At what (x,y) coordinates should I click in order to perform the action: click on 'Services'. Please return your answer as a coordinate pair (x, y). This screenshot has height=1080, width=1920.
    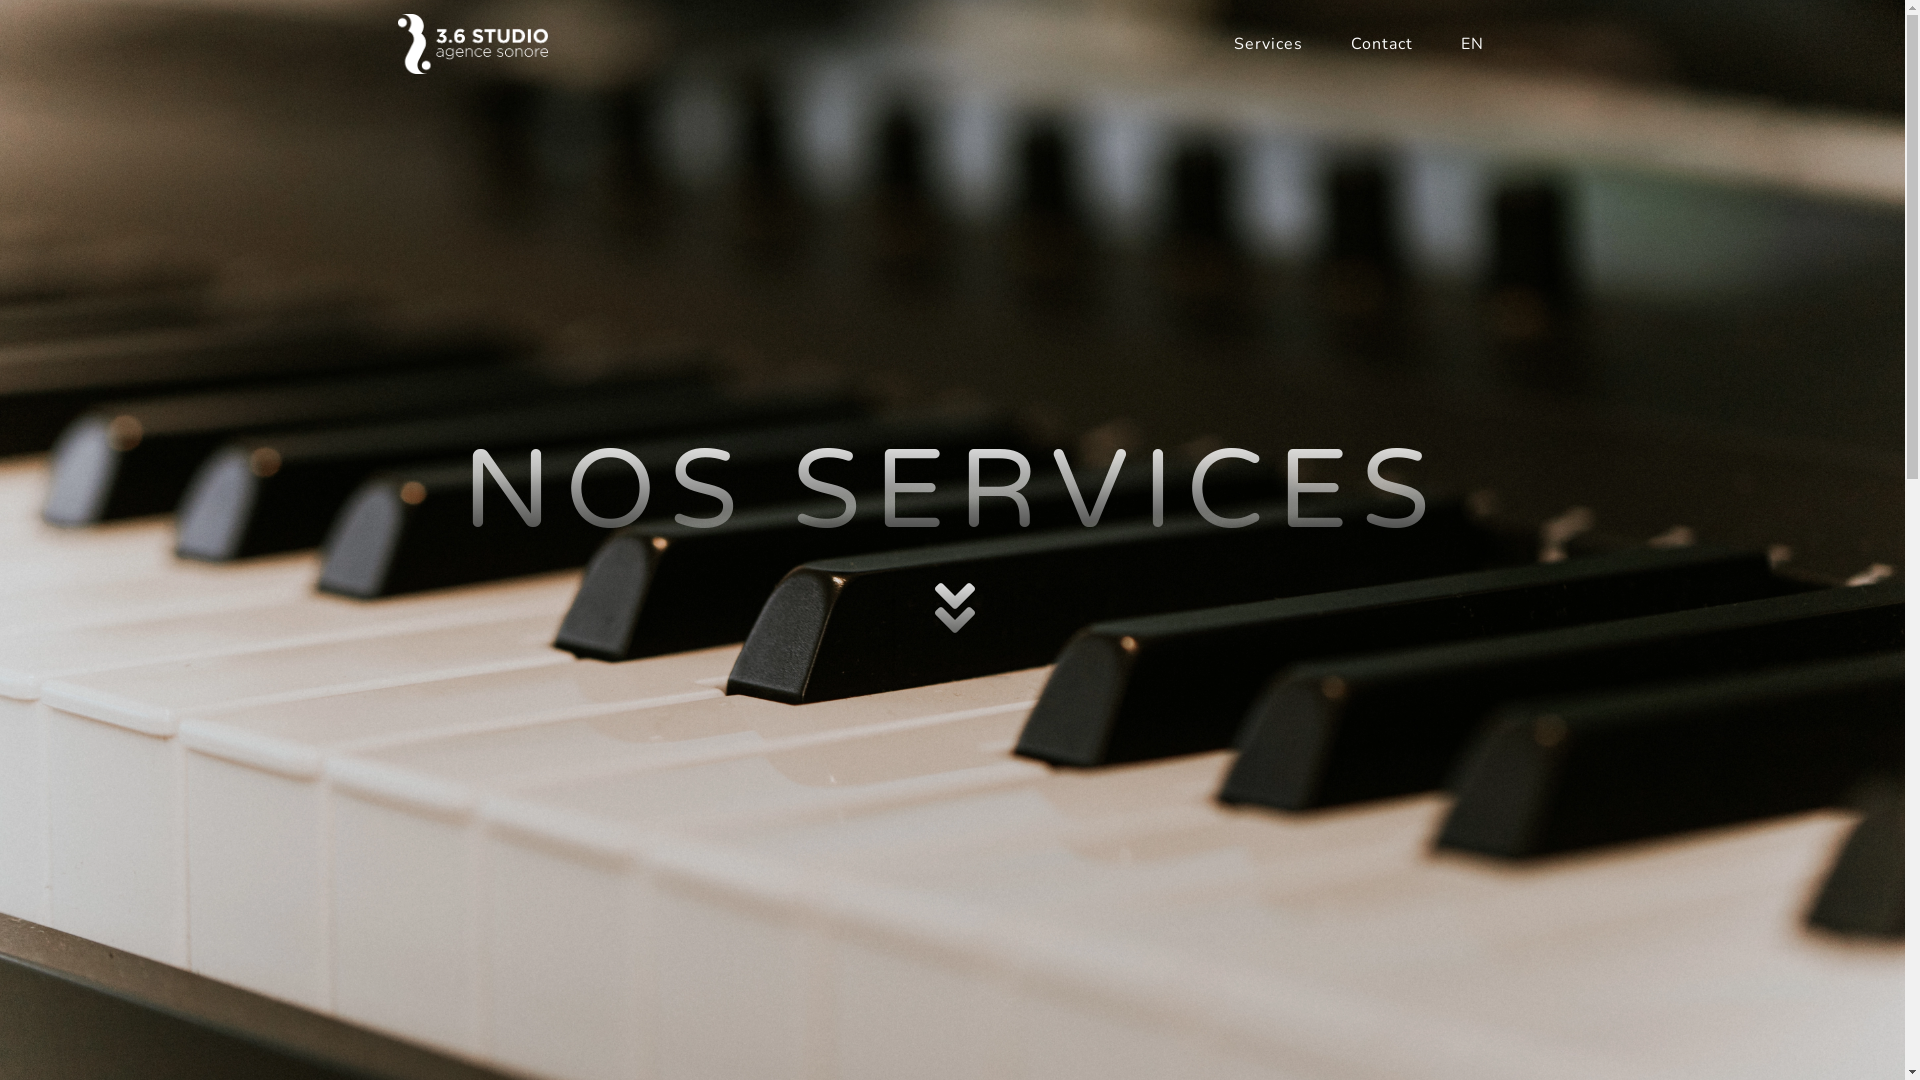
    Looking at the image, I should click on (1208, 43).